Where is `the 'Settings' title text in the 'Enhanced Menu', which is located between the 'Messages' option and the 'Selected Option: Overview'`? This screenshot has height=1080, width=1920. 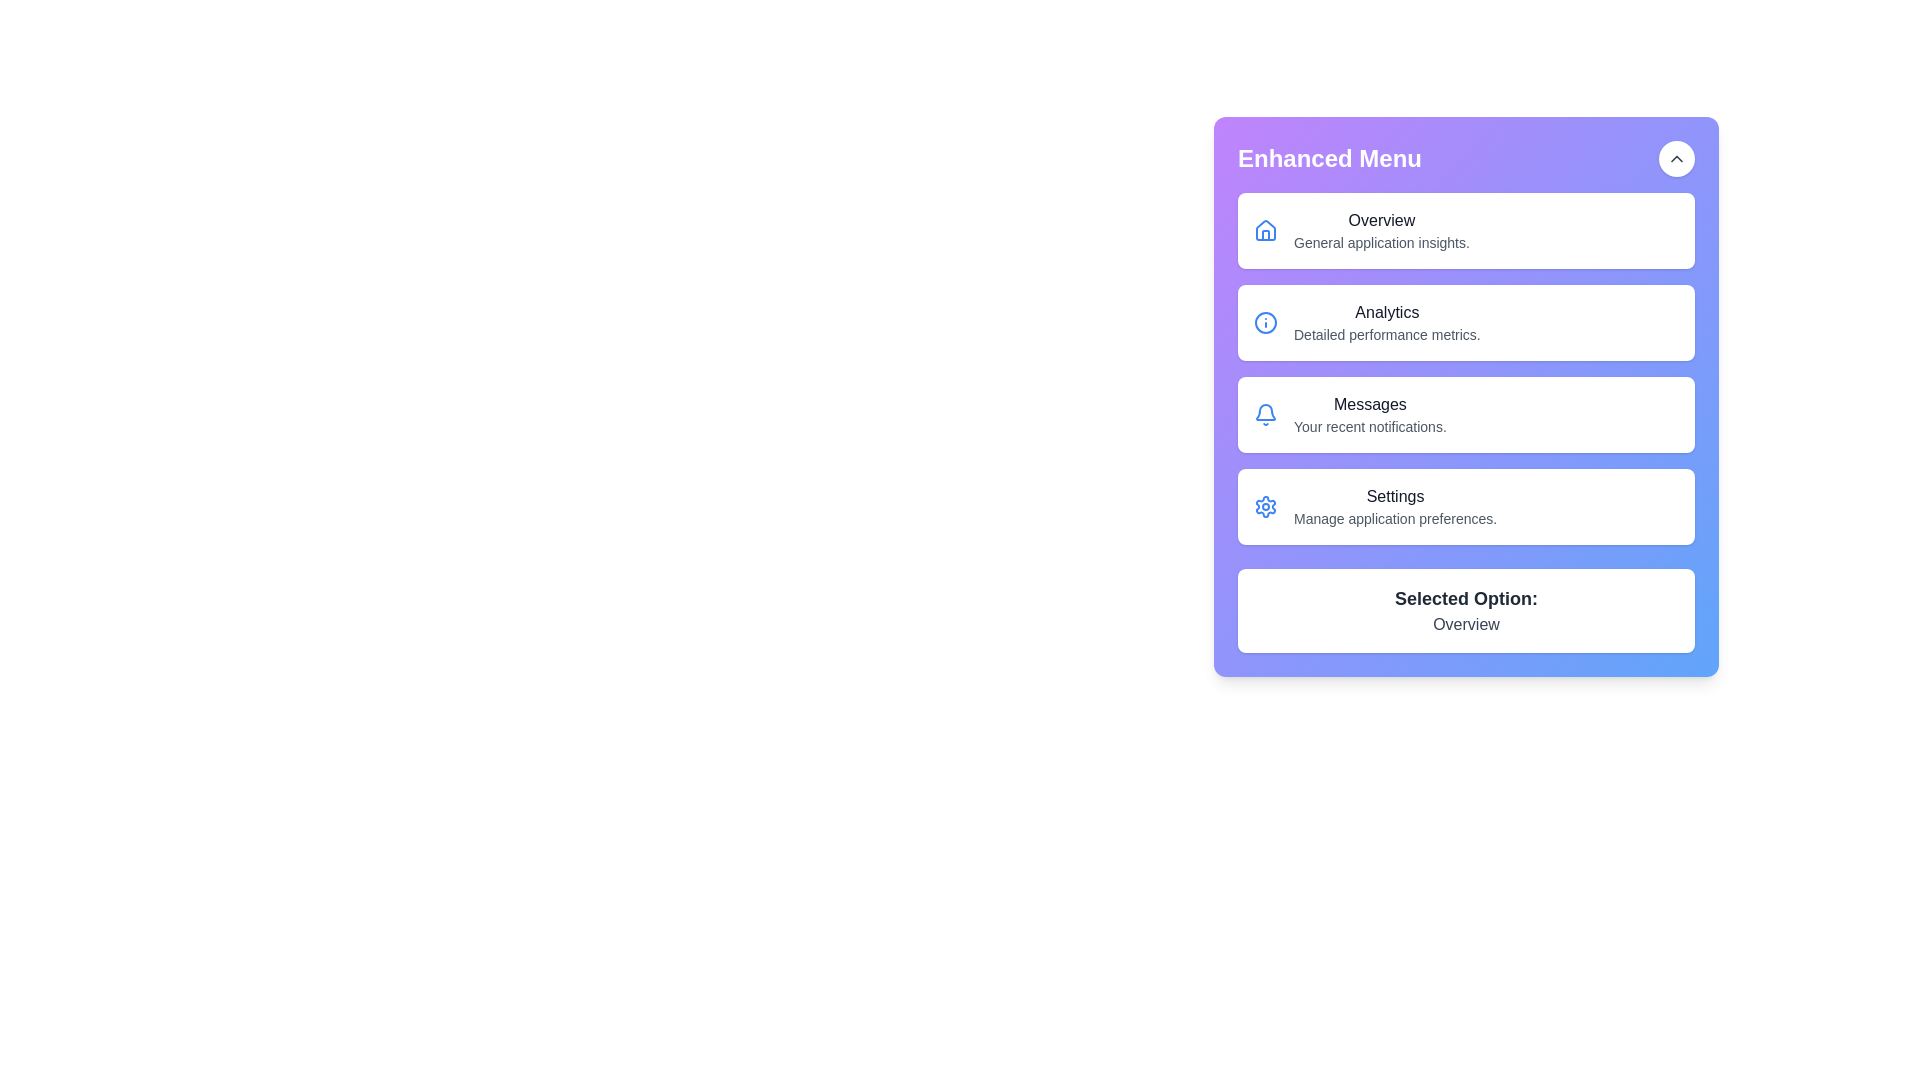
the 'Settings' title text in the 'Enhanced Menu', which is located between the 'Messages' option and the 'Selected Option: Overview' is located at coordinates (1394, 496).